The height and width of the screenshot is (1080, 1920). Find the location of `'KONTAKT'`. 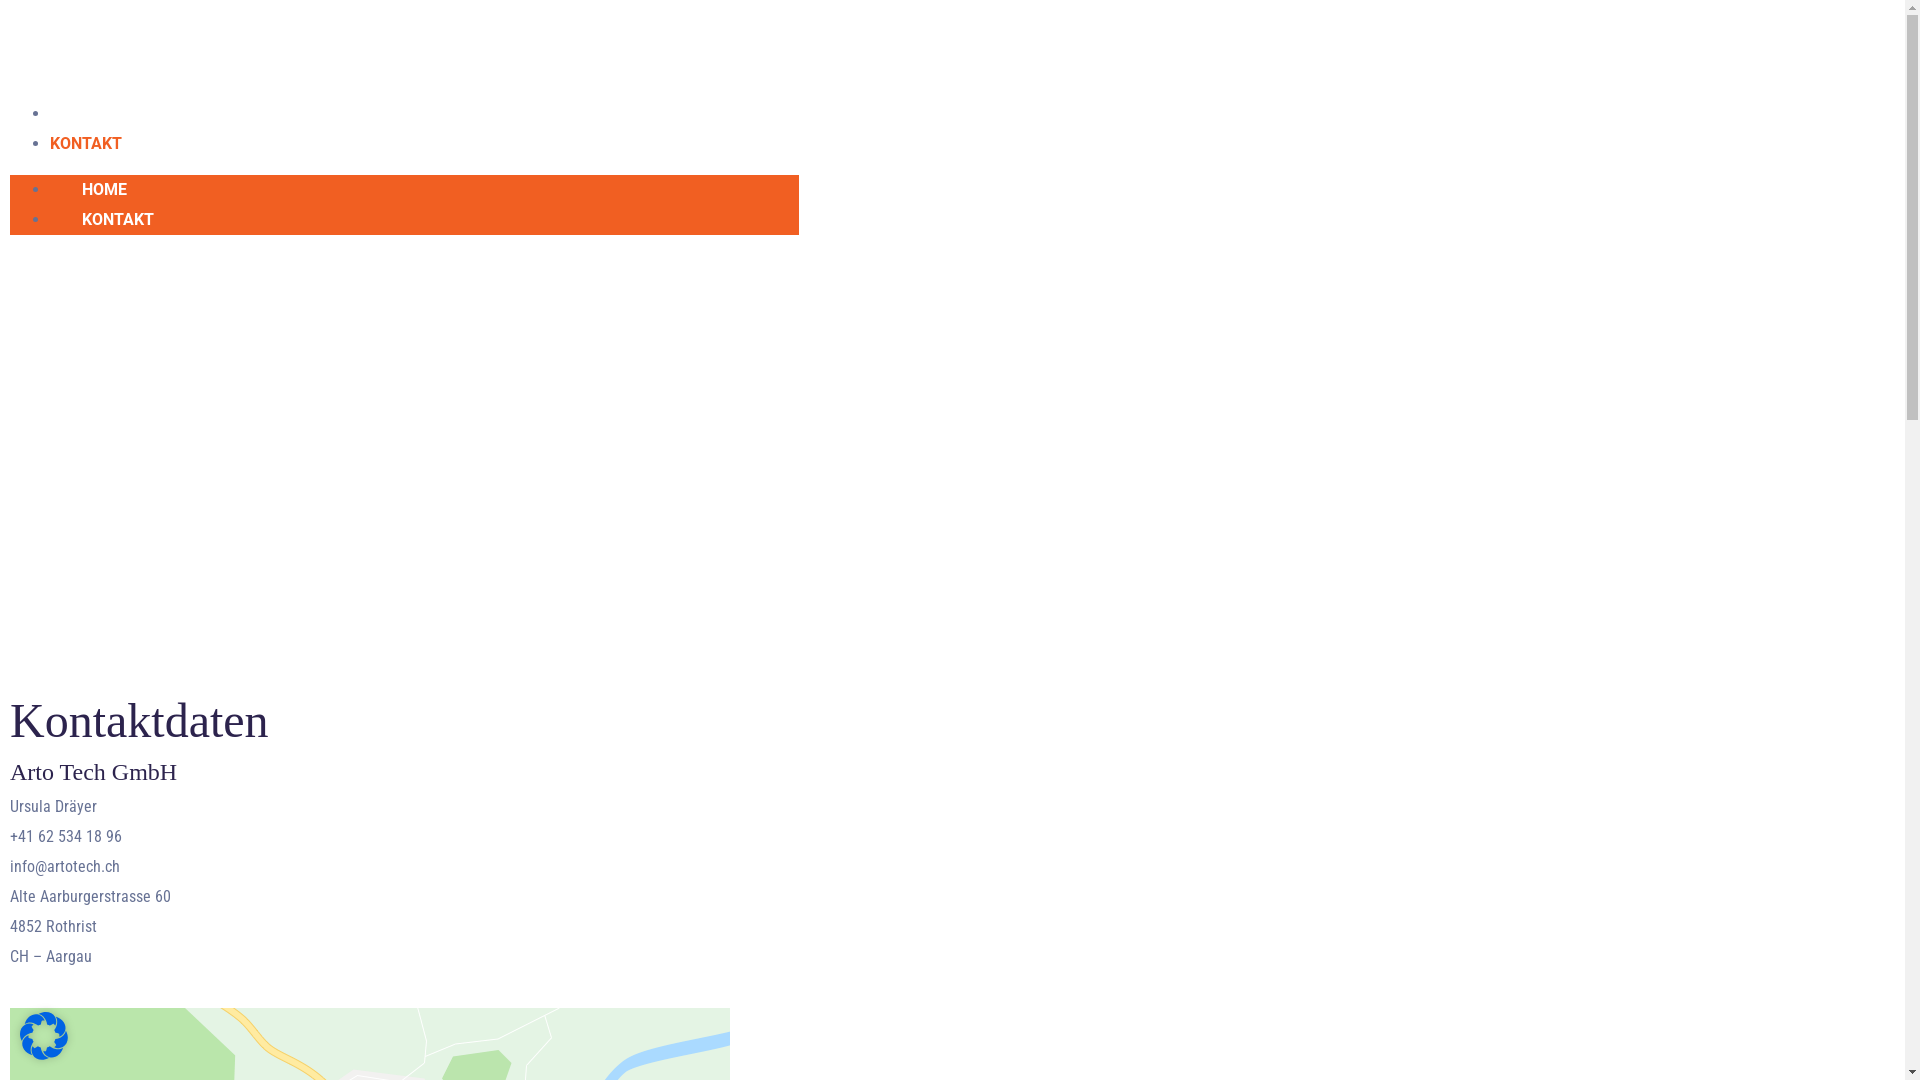

'KONTAKT' is located at coordinates (117, 219).